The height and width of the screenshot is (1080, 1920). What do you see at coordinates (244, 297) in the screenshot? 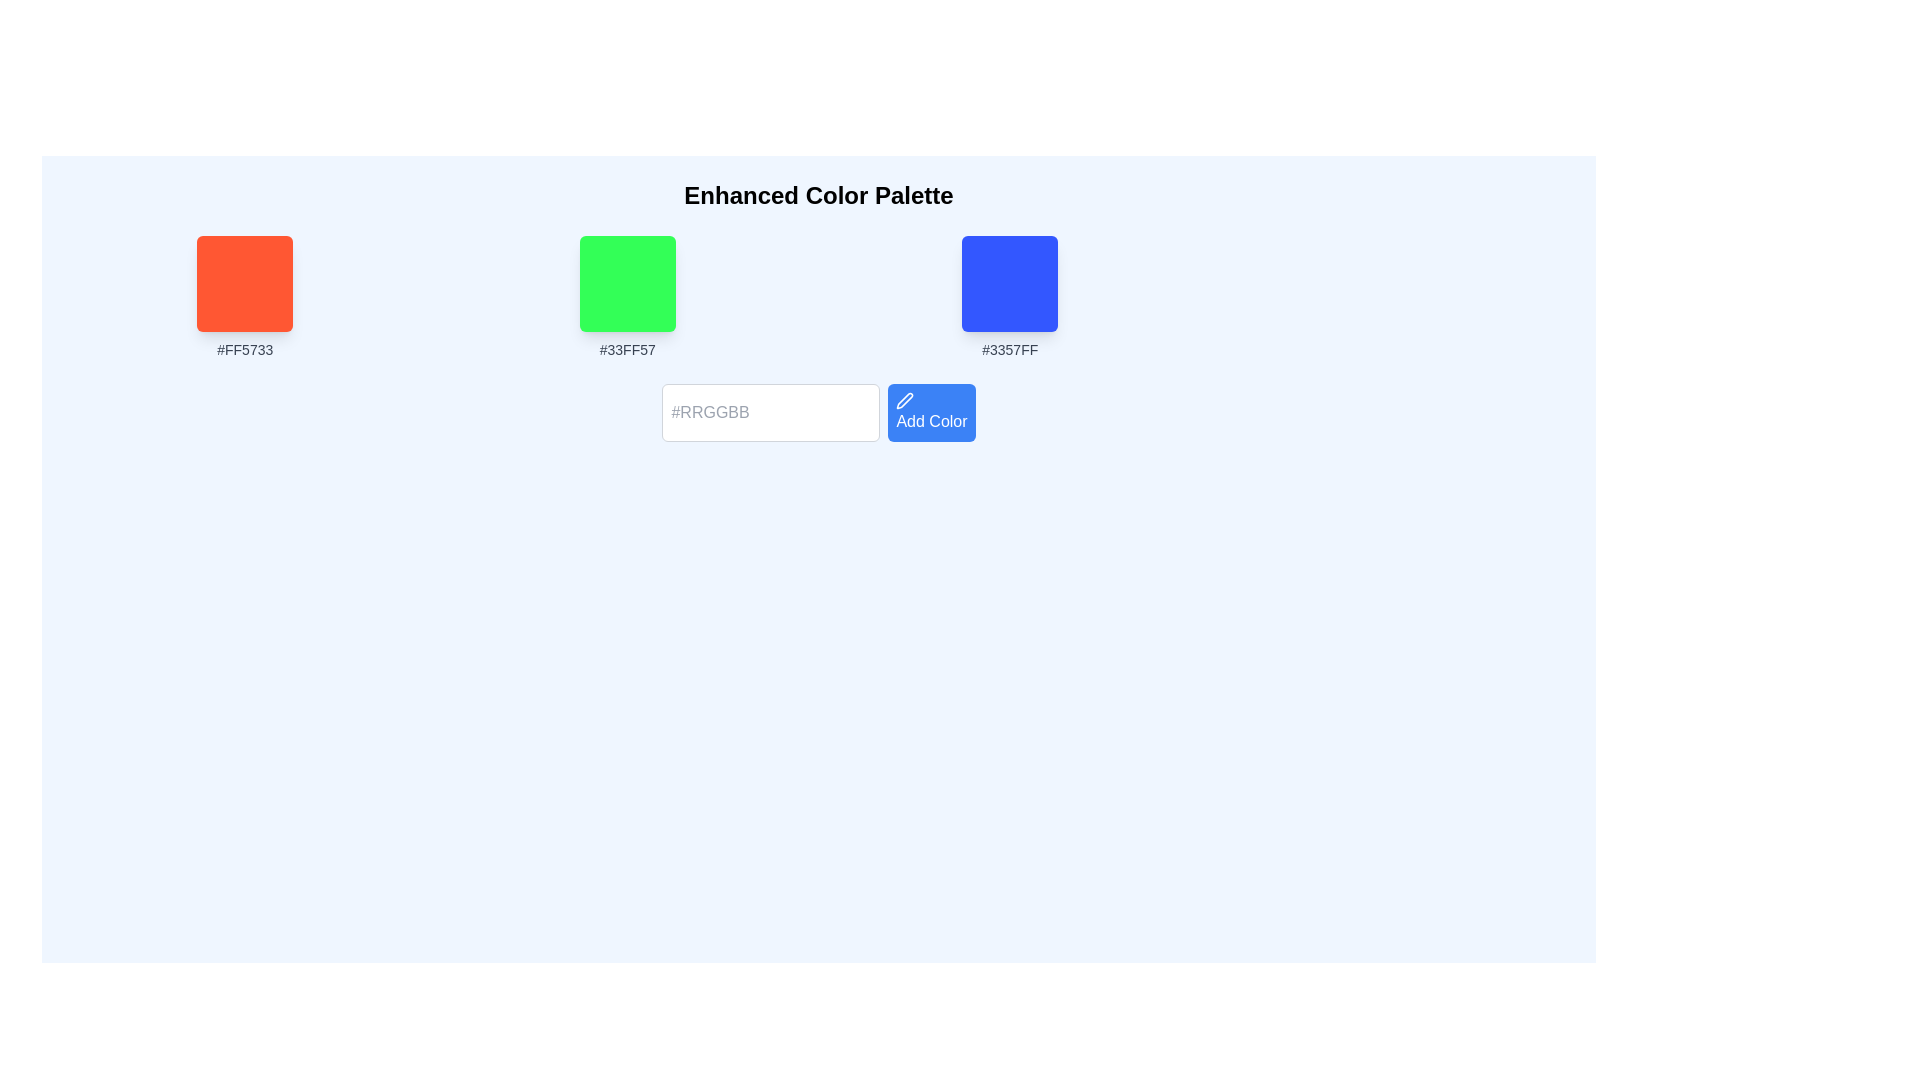
I see `the color of the leftmost color swatch component, which is a square with a red-orange background color (#FF5733) and rounded corners` at bounding box center [244, 297].